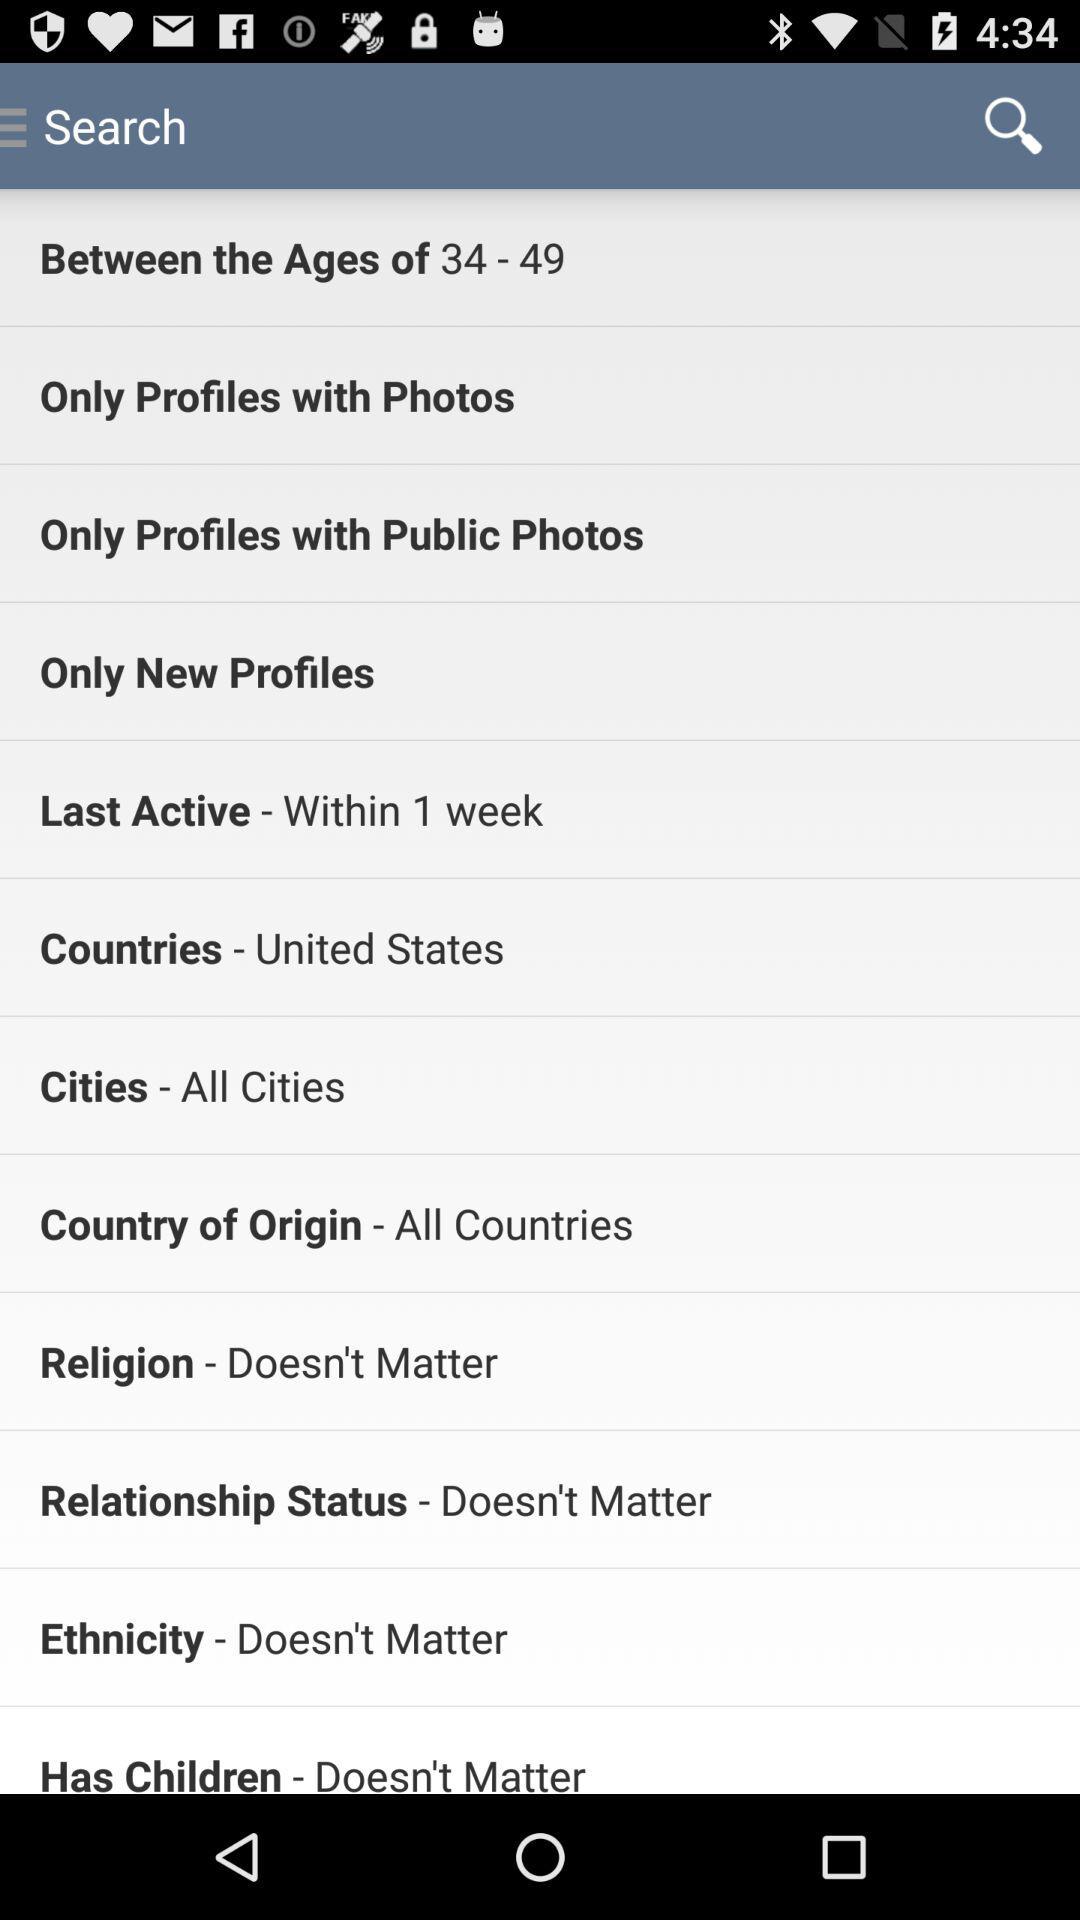 The width and height of the screenshot is (1080, 1920). Describe the element at coordinates (159, 1770) in the screenshot. I see `app below the ethnicity` at that location.